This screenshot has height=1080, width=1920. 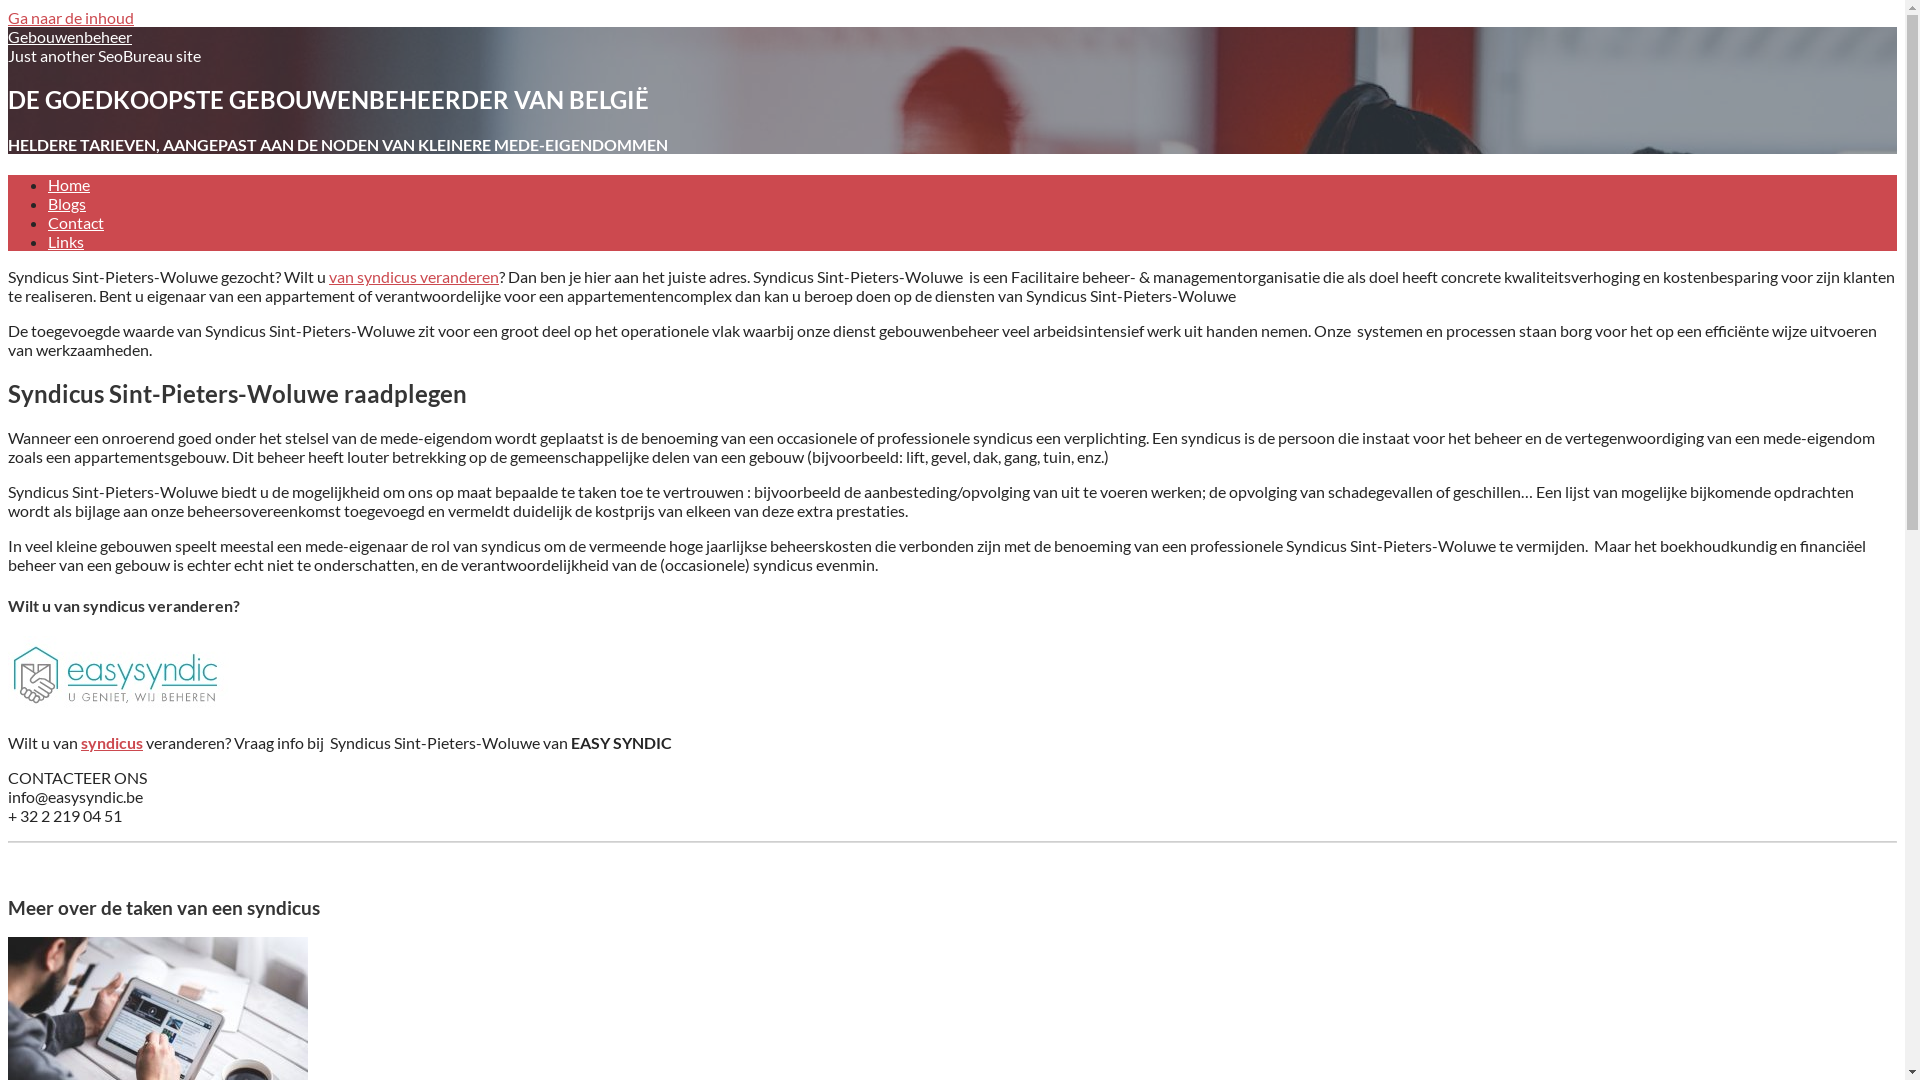 What do you see at coordinates (70, 36) in the screenshot?
I see `'Gebouwenbeheer'` at bounding box center [70, 36].